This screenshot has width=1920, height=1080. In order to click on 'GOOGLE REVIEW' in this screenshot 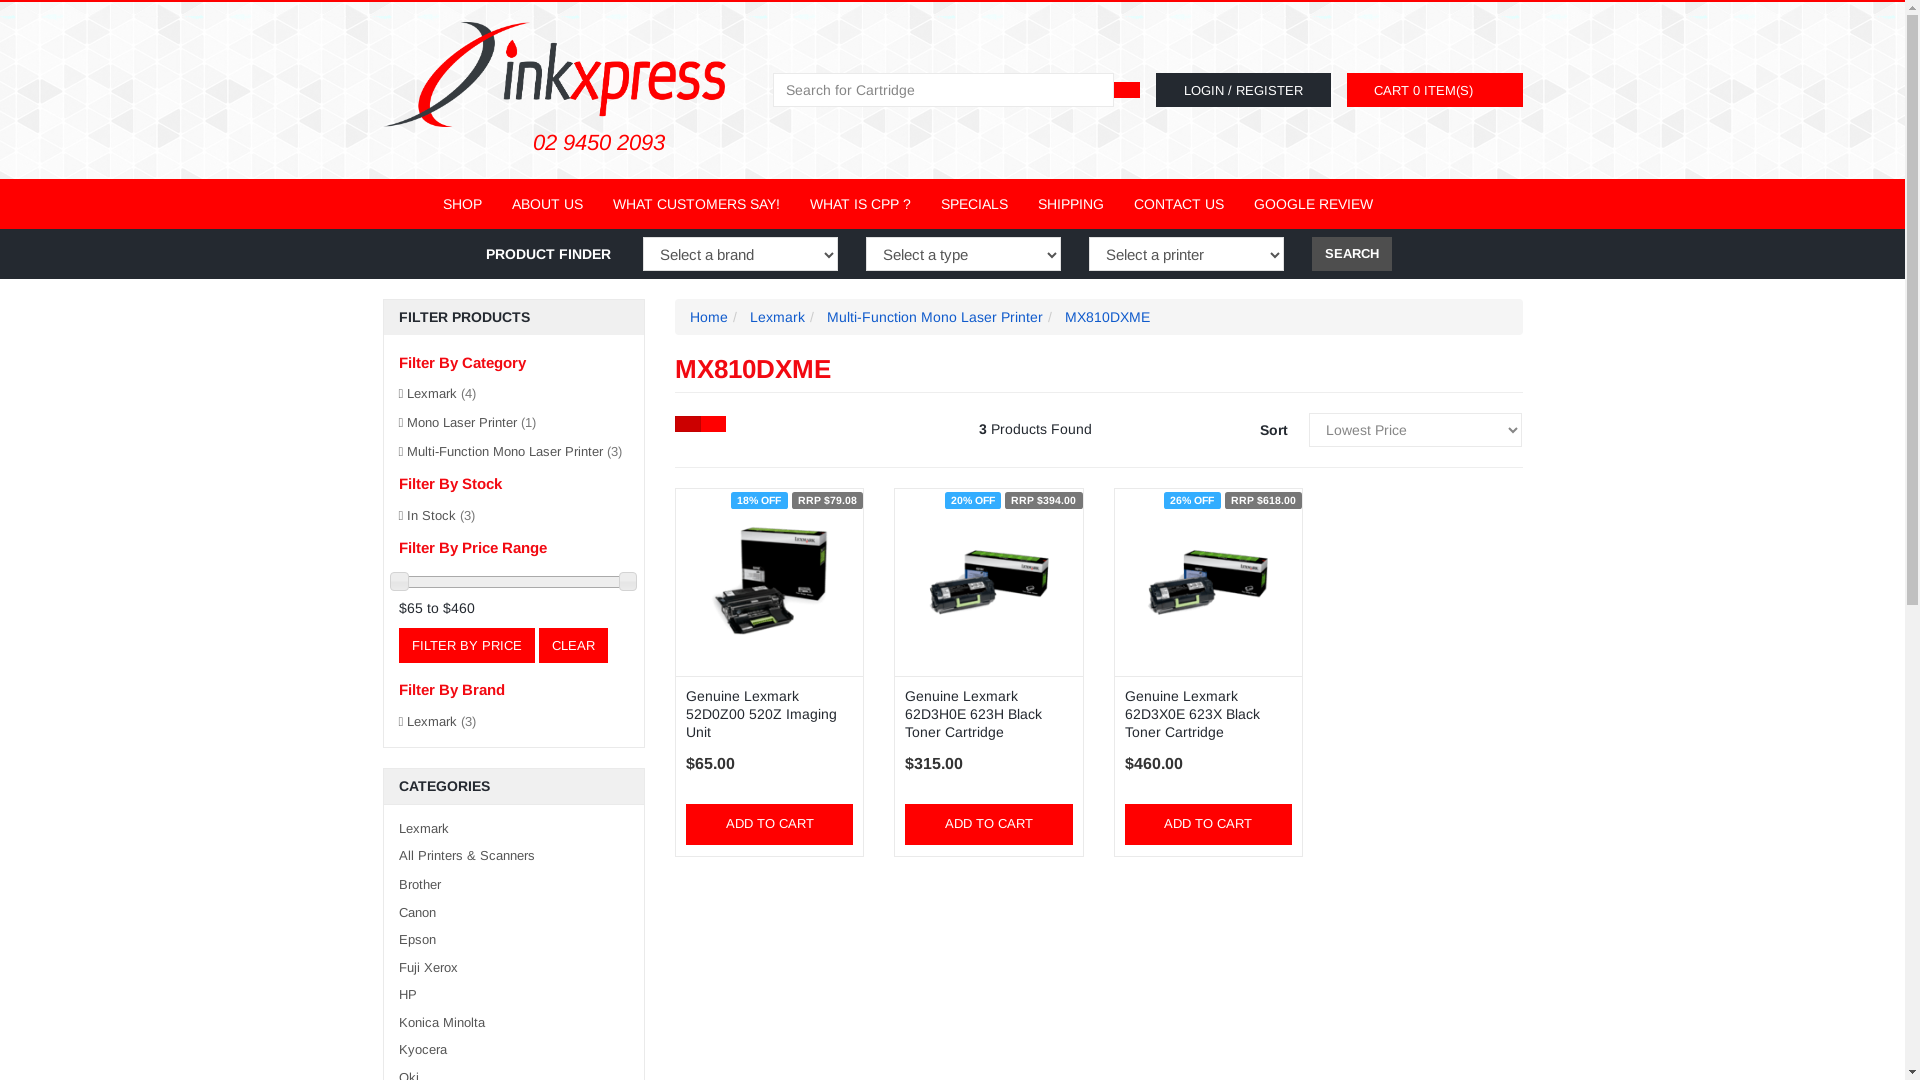, I will do `click(1312, 204)`.